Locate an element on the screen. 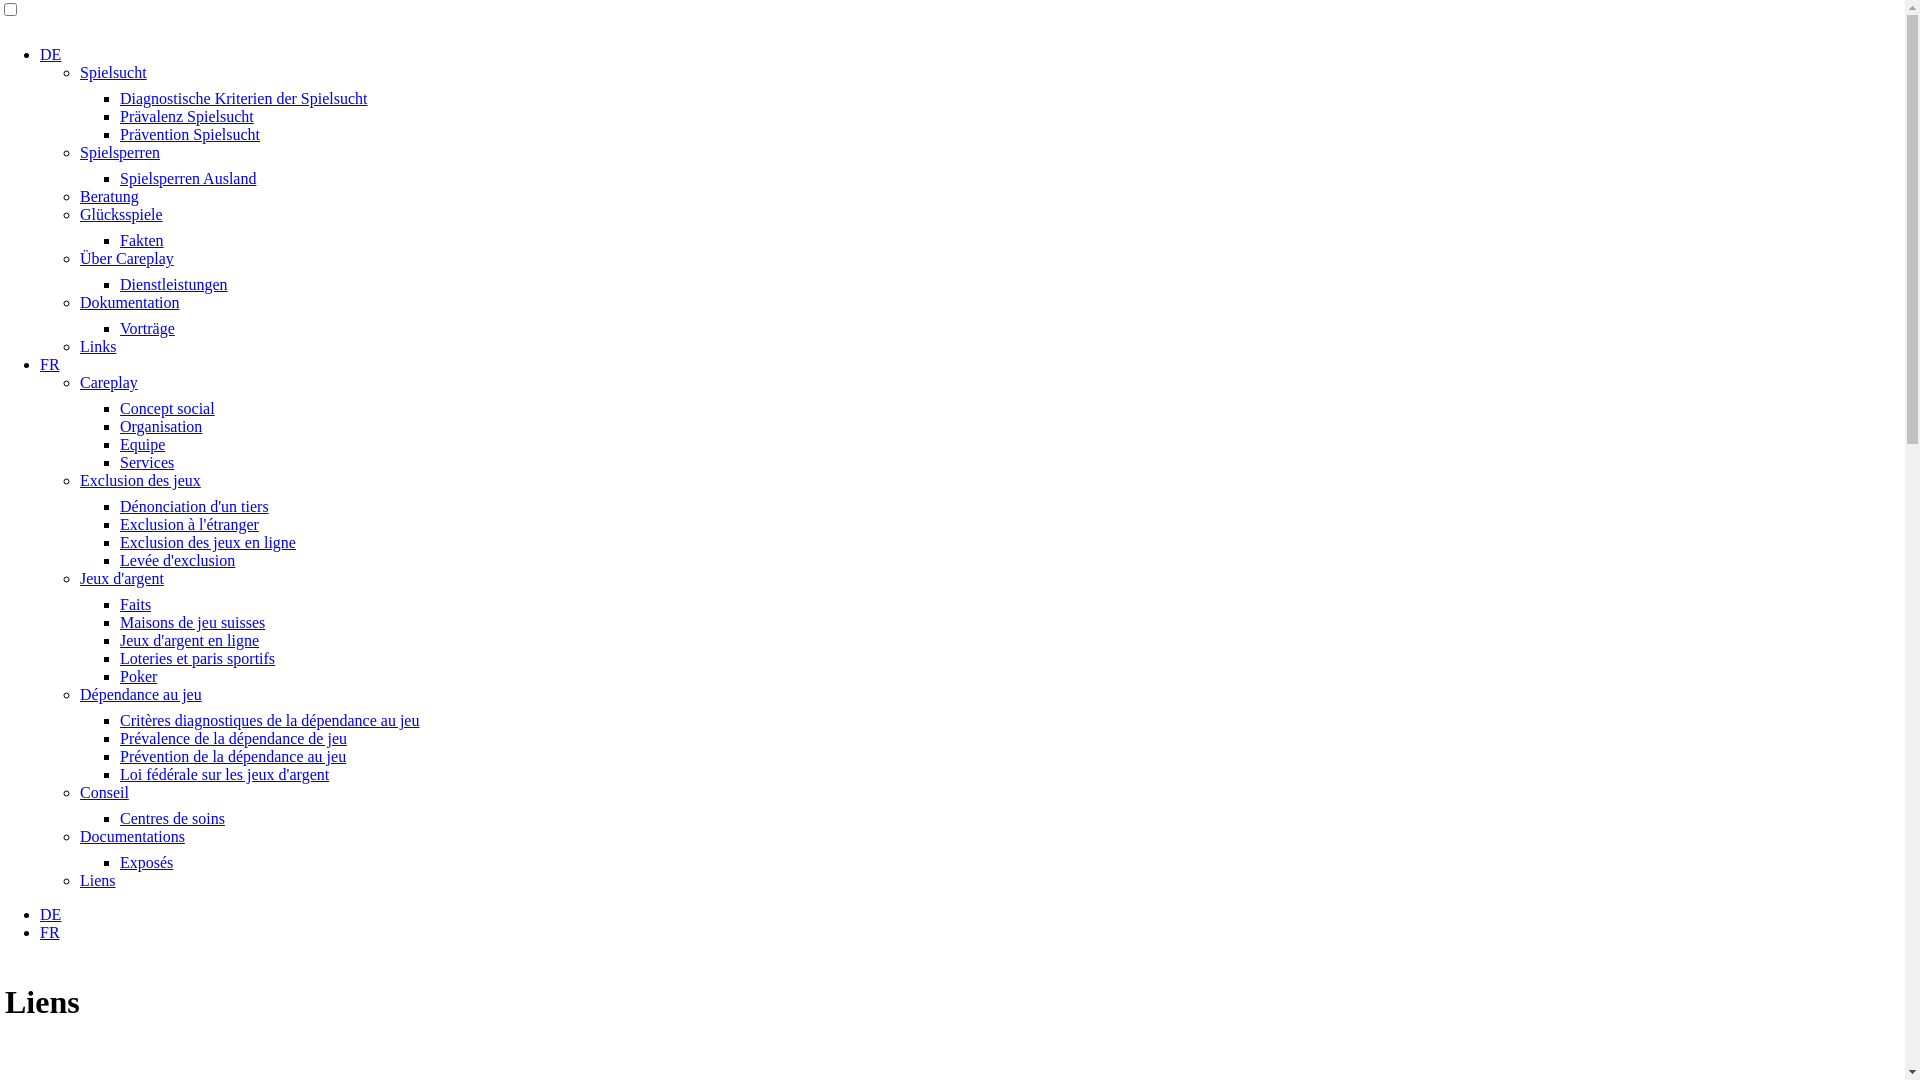 This screenshot has height=1080, width=1920. 'Services' is located at coordinates (119, 462).